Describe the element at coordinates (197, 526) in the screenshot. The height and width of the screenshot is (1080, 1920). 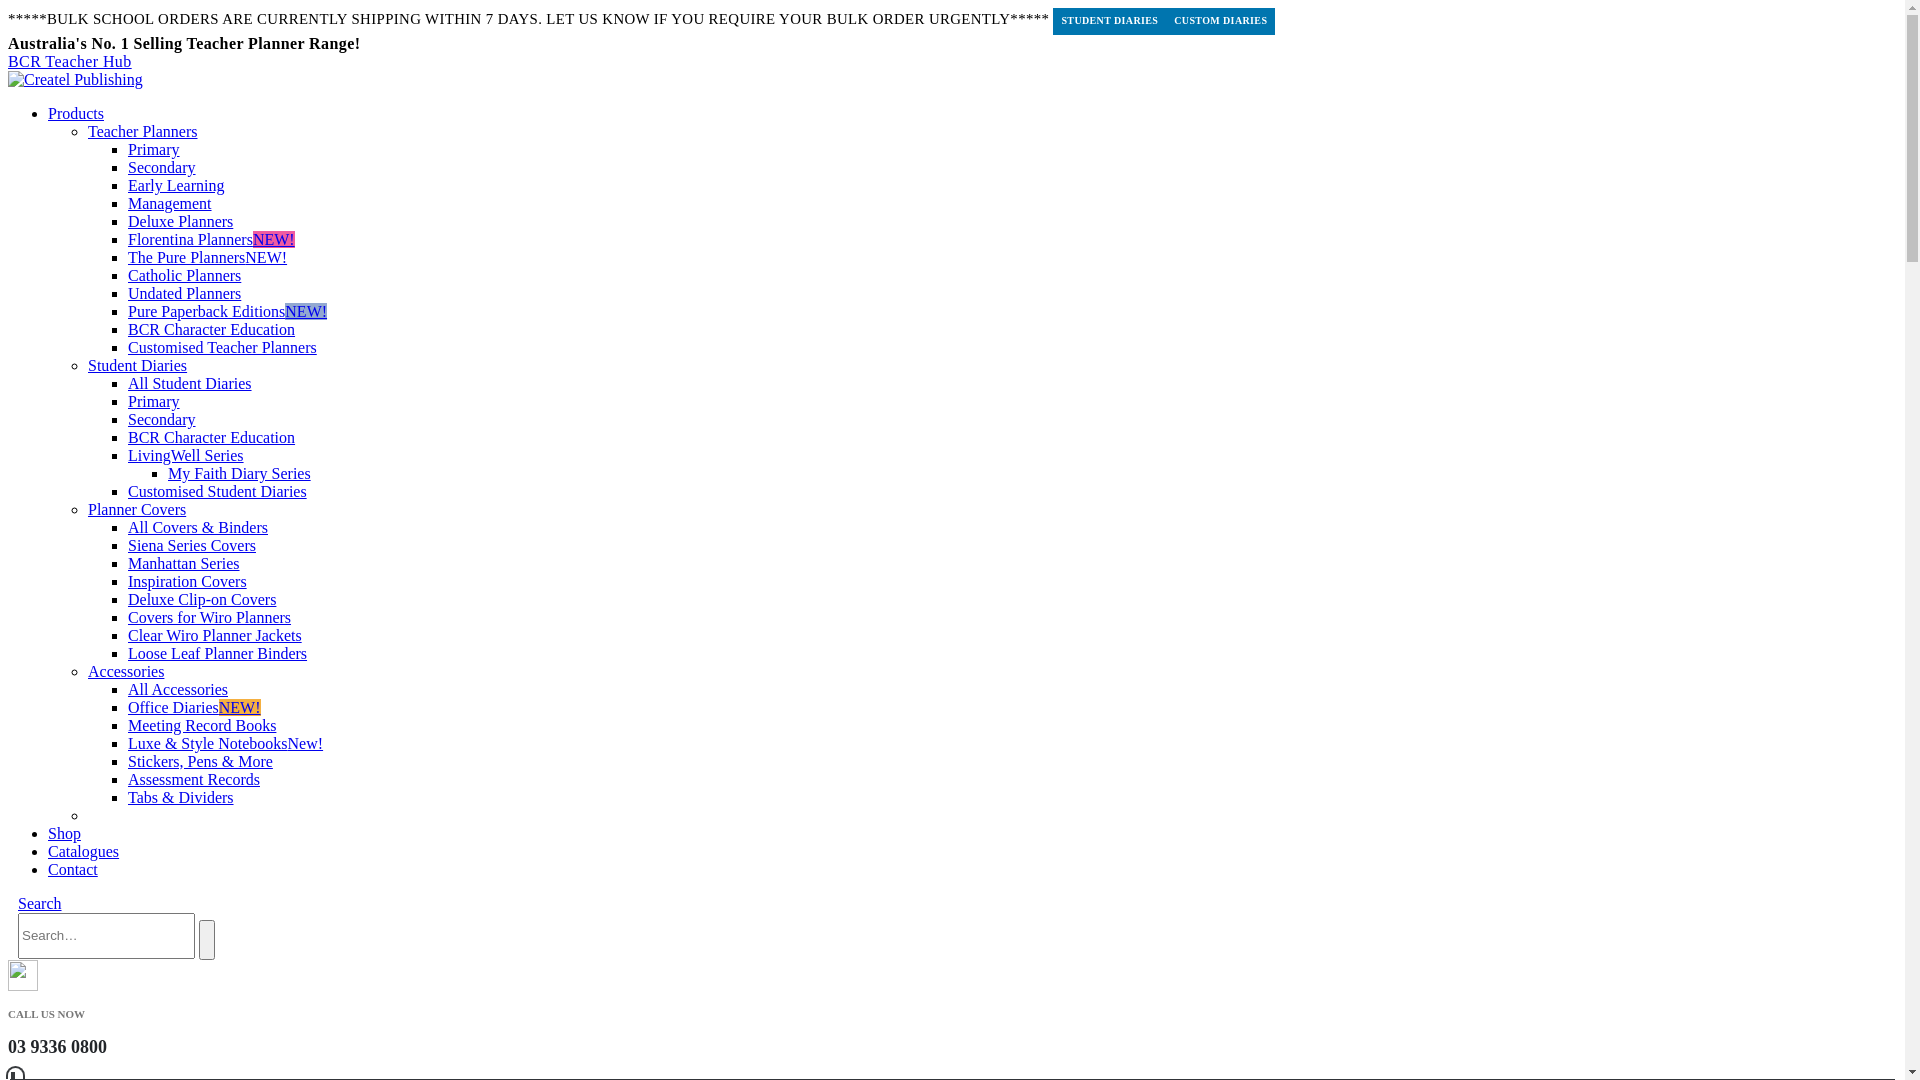
I see `'All Covers & Binders'` at that location.